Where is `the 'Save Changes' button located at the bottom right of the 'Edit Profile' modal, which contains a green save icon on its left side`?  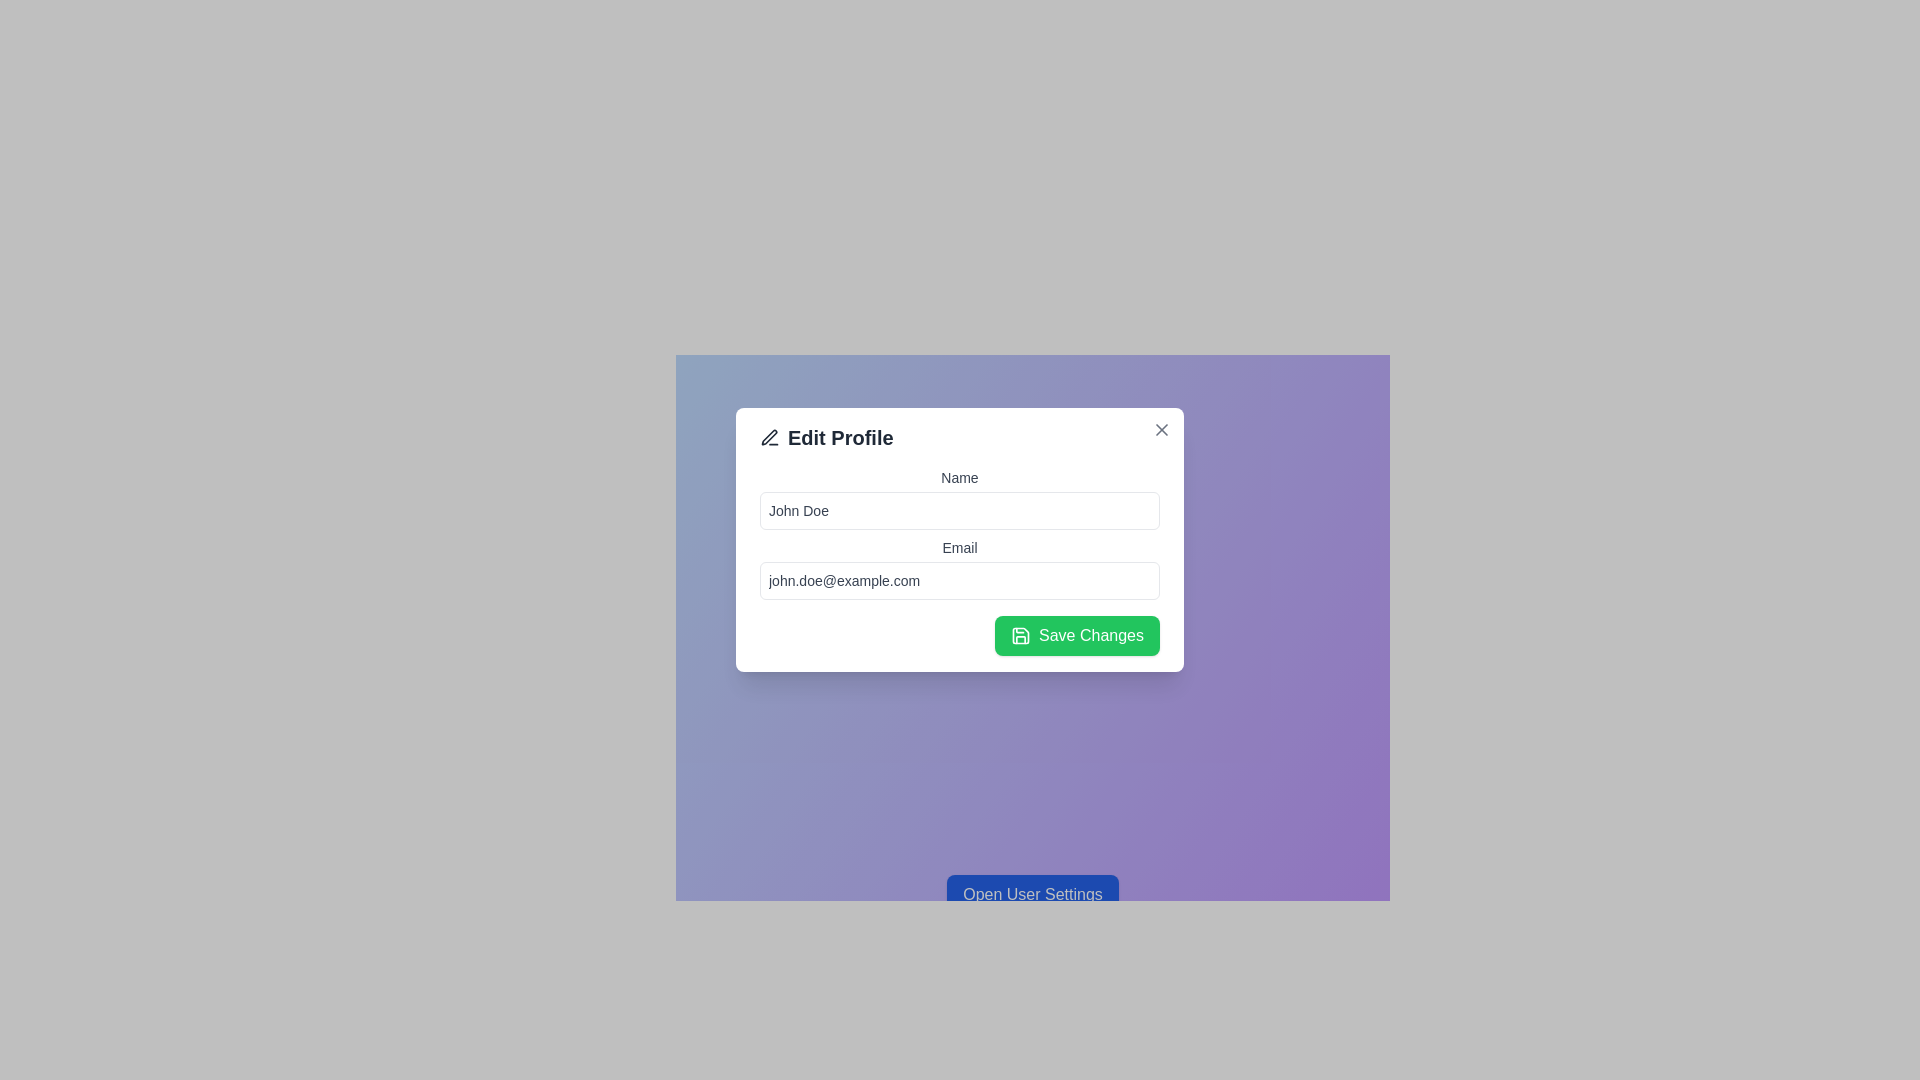 the 'Save Changes' button located at the bottom right of the 'Edit Profile' modal, which contains a green save icon on its left side is located at coordinates (1021, 636).